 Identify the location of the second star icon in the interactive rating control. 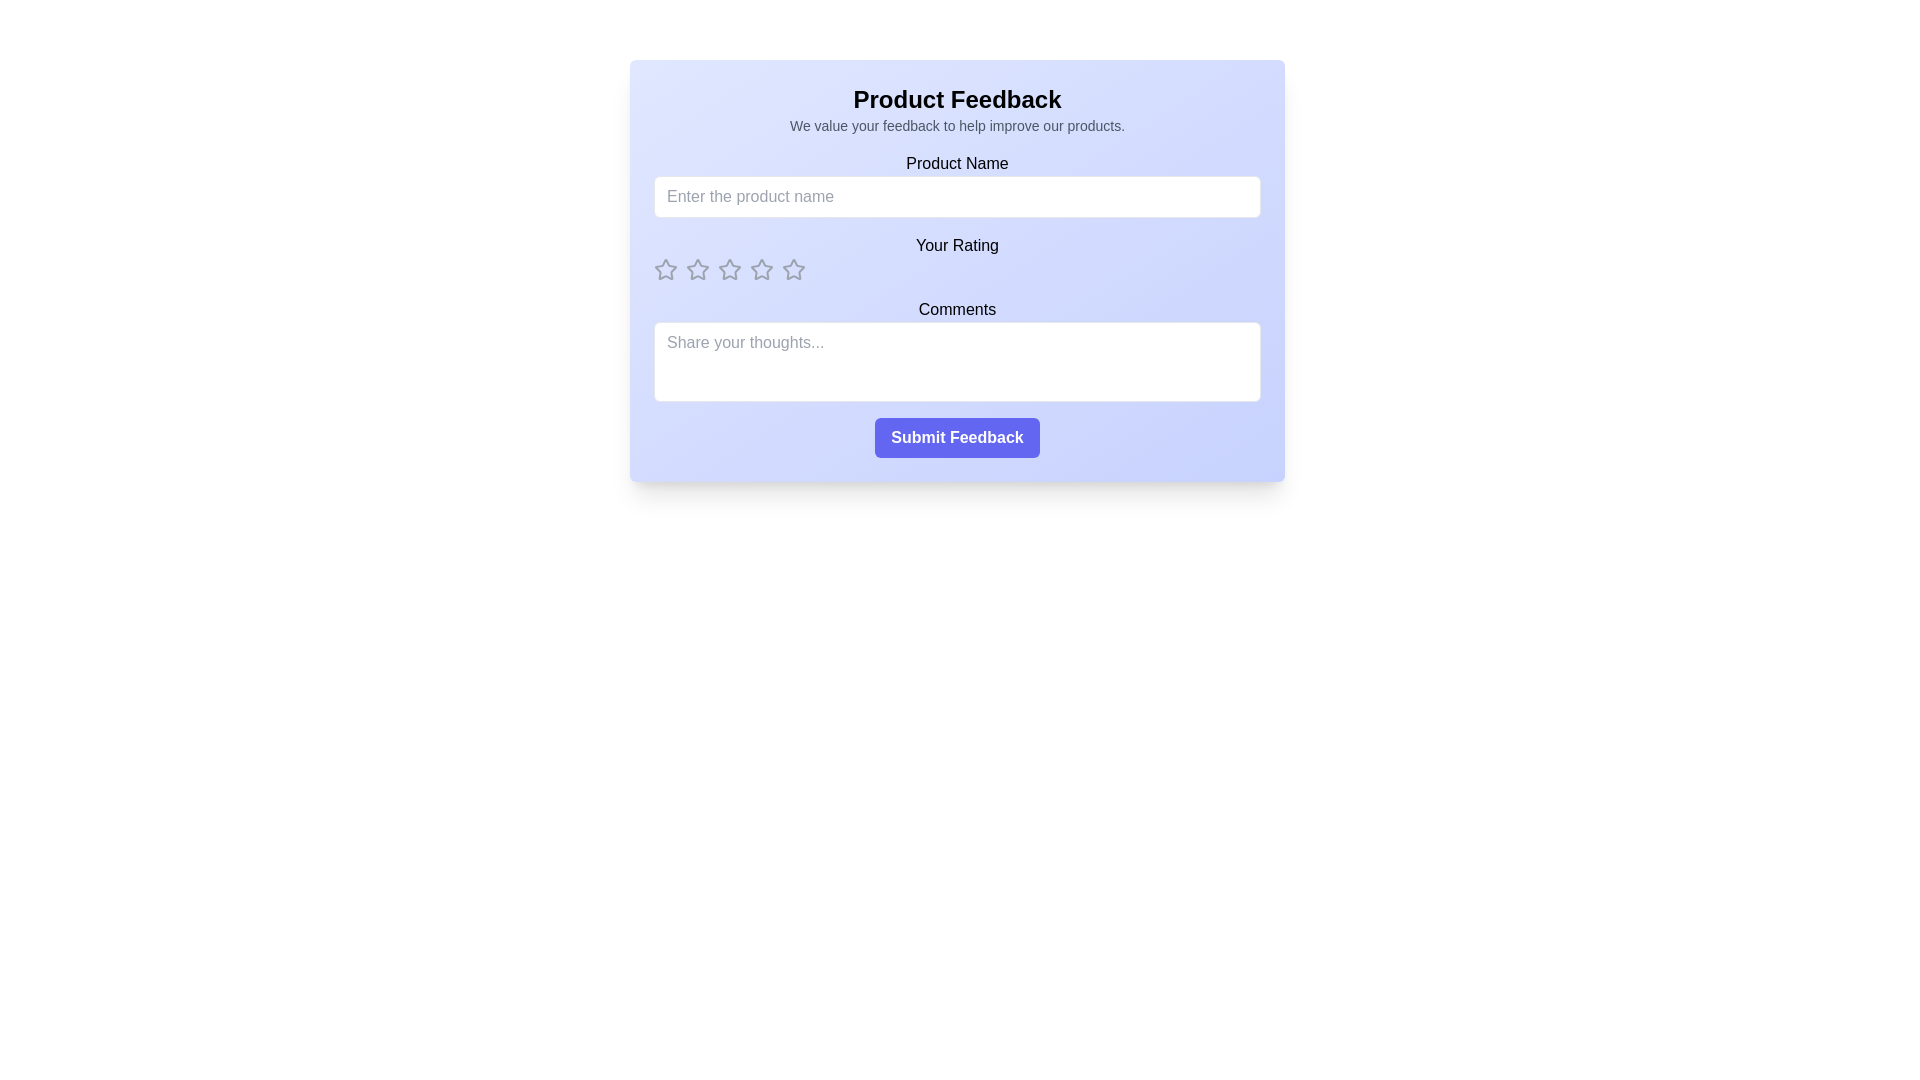
(697, 268).